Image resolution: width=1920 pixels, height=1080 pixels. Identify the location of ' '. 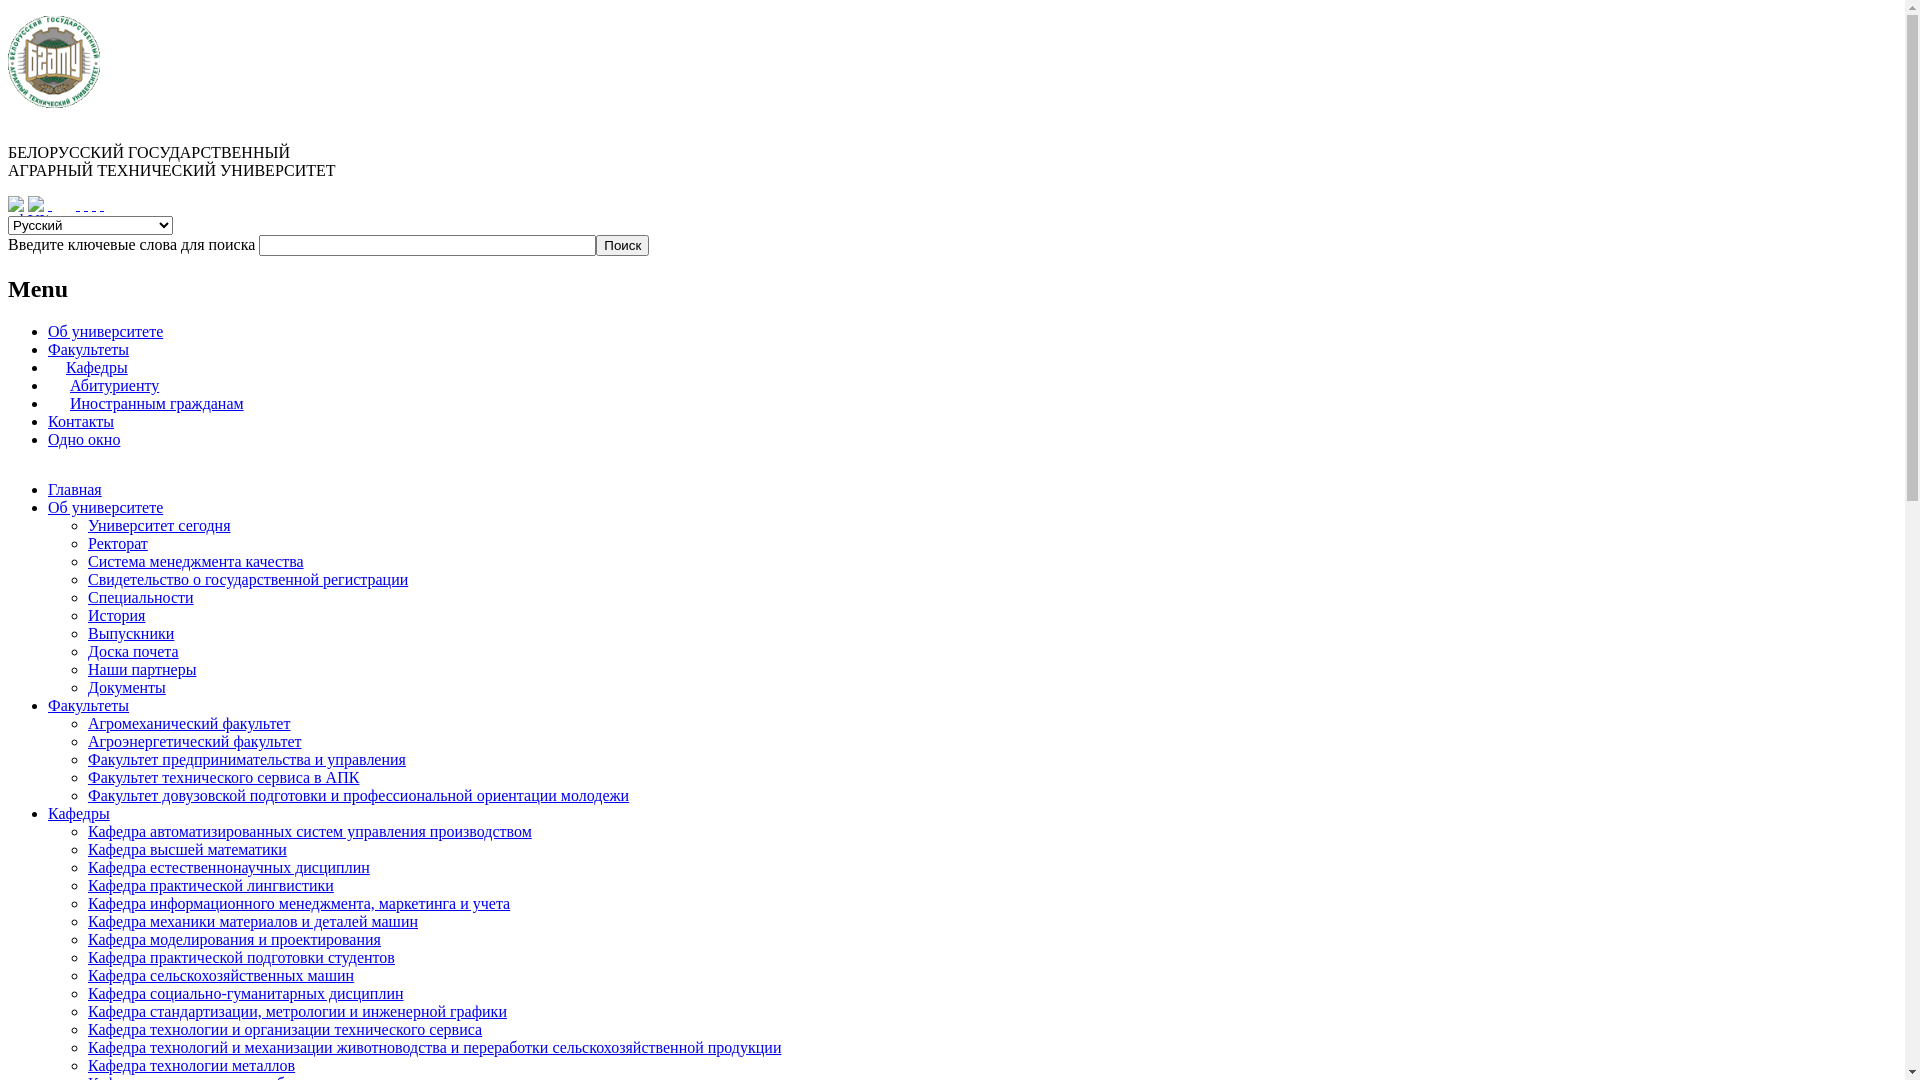
(48, 204).